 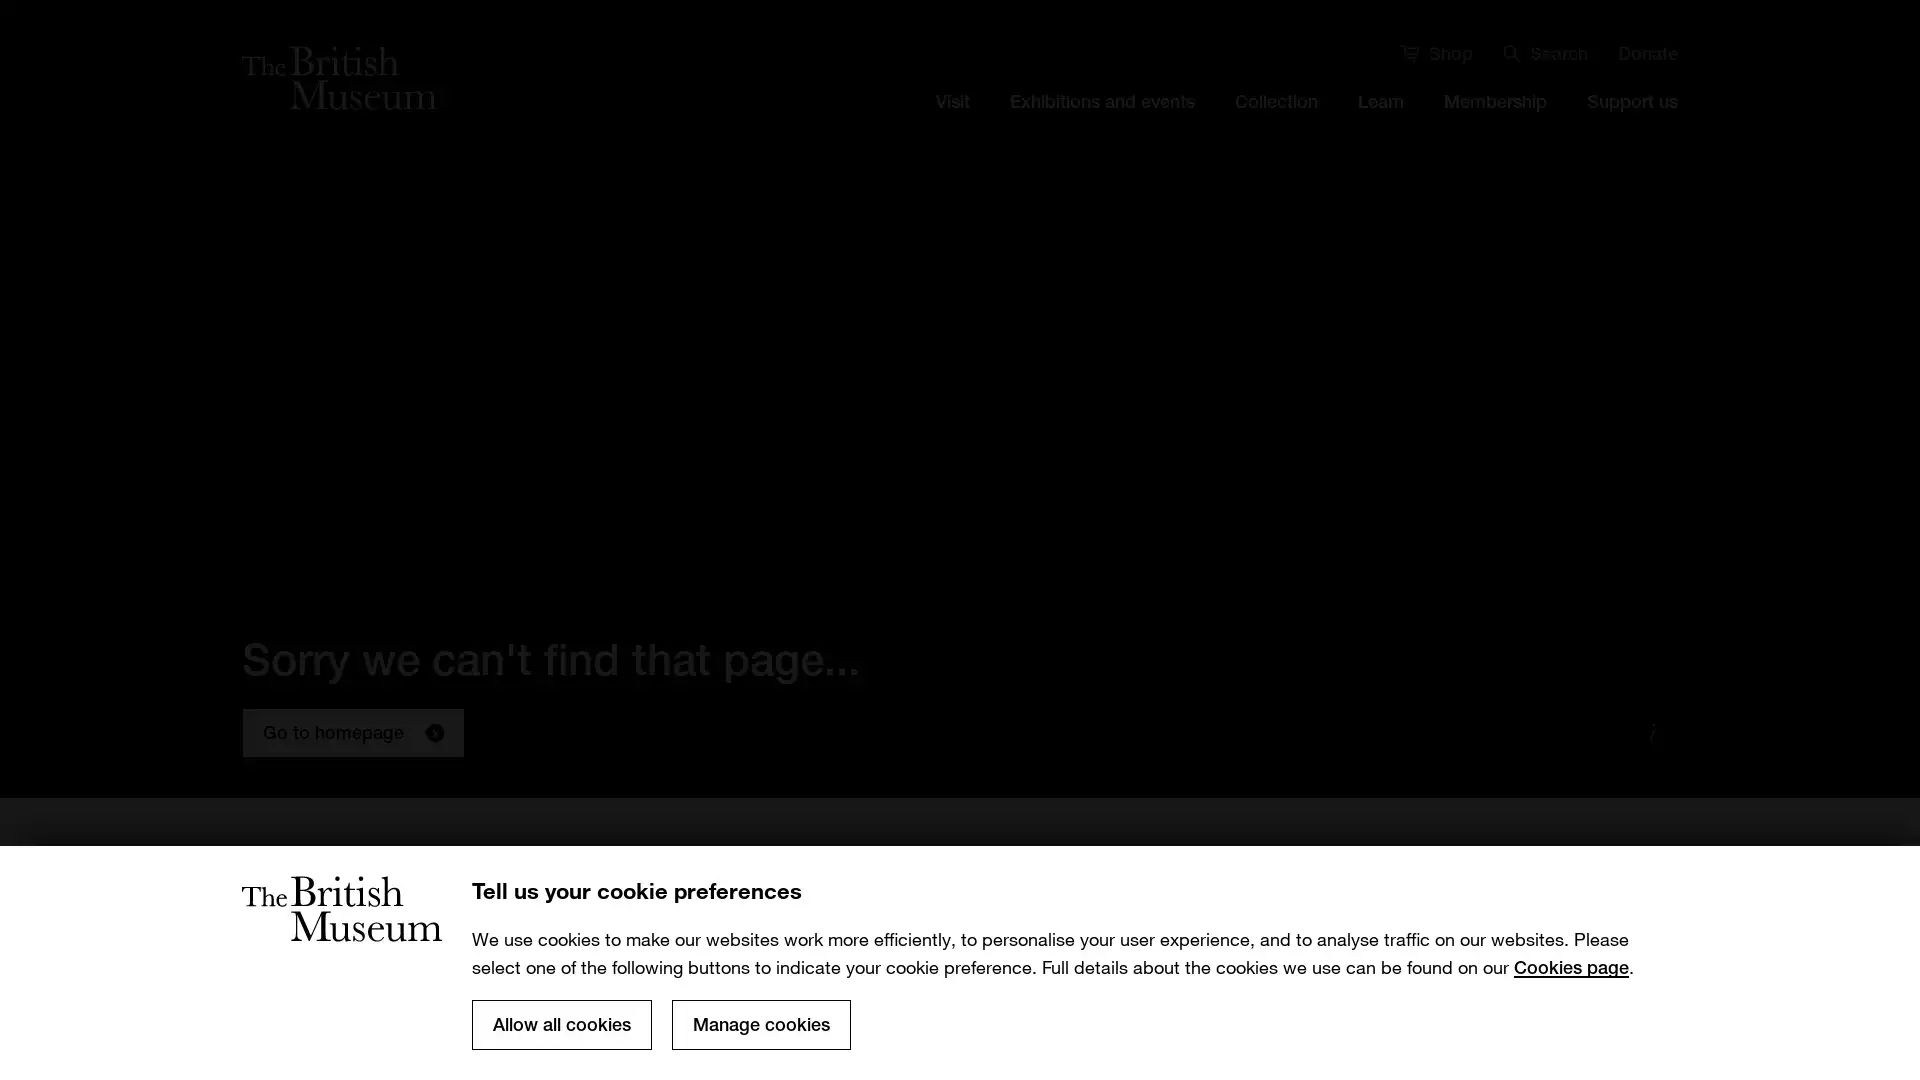 I want to click on Manage cookies, so click(x=760, y=1025).